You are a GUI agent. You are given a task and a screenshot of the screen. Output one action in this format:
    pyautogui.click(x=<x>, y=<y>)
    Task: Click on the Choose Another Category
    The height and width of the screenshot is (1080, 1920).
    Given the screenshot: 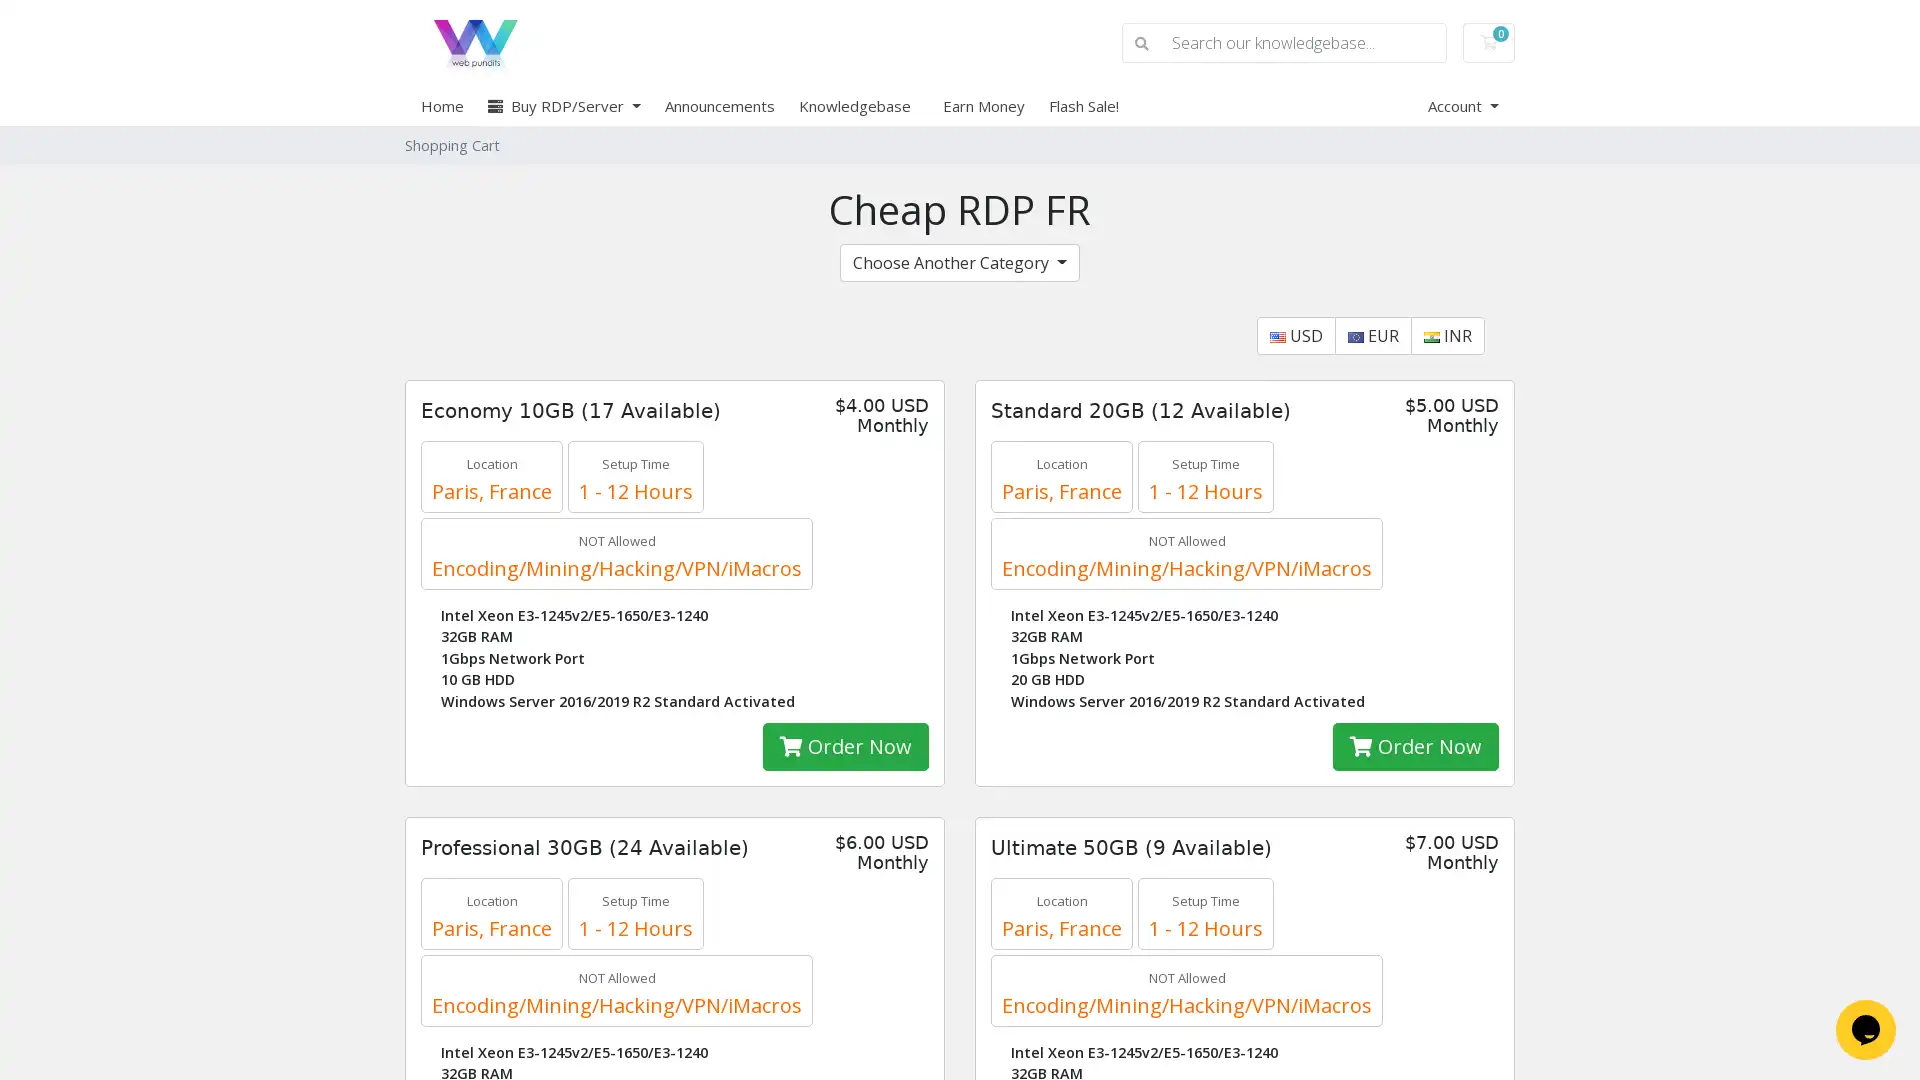 What is the action you would take?
    pyautogui.click(x=958, y=261)
    